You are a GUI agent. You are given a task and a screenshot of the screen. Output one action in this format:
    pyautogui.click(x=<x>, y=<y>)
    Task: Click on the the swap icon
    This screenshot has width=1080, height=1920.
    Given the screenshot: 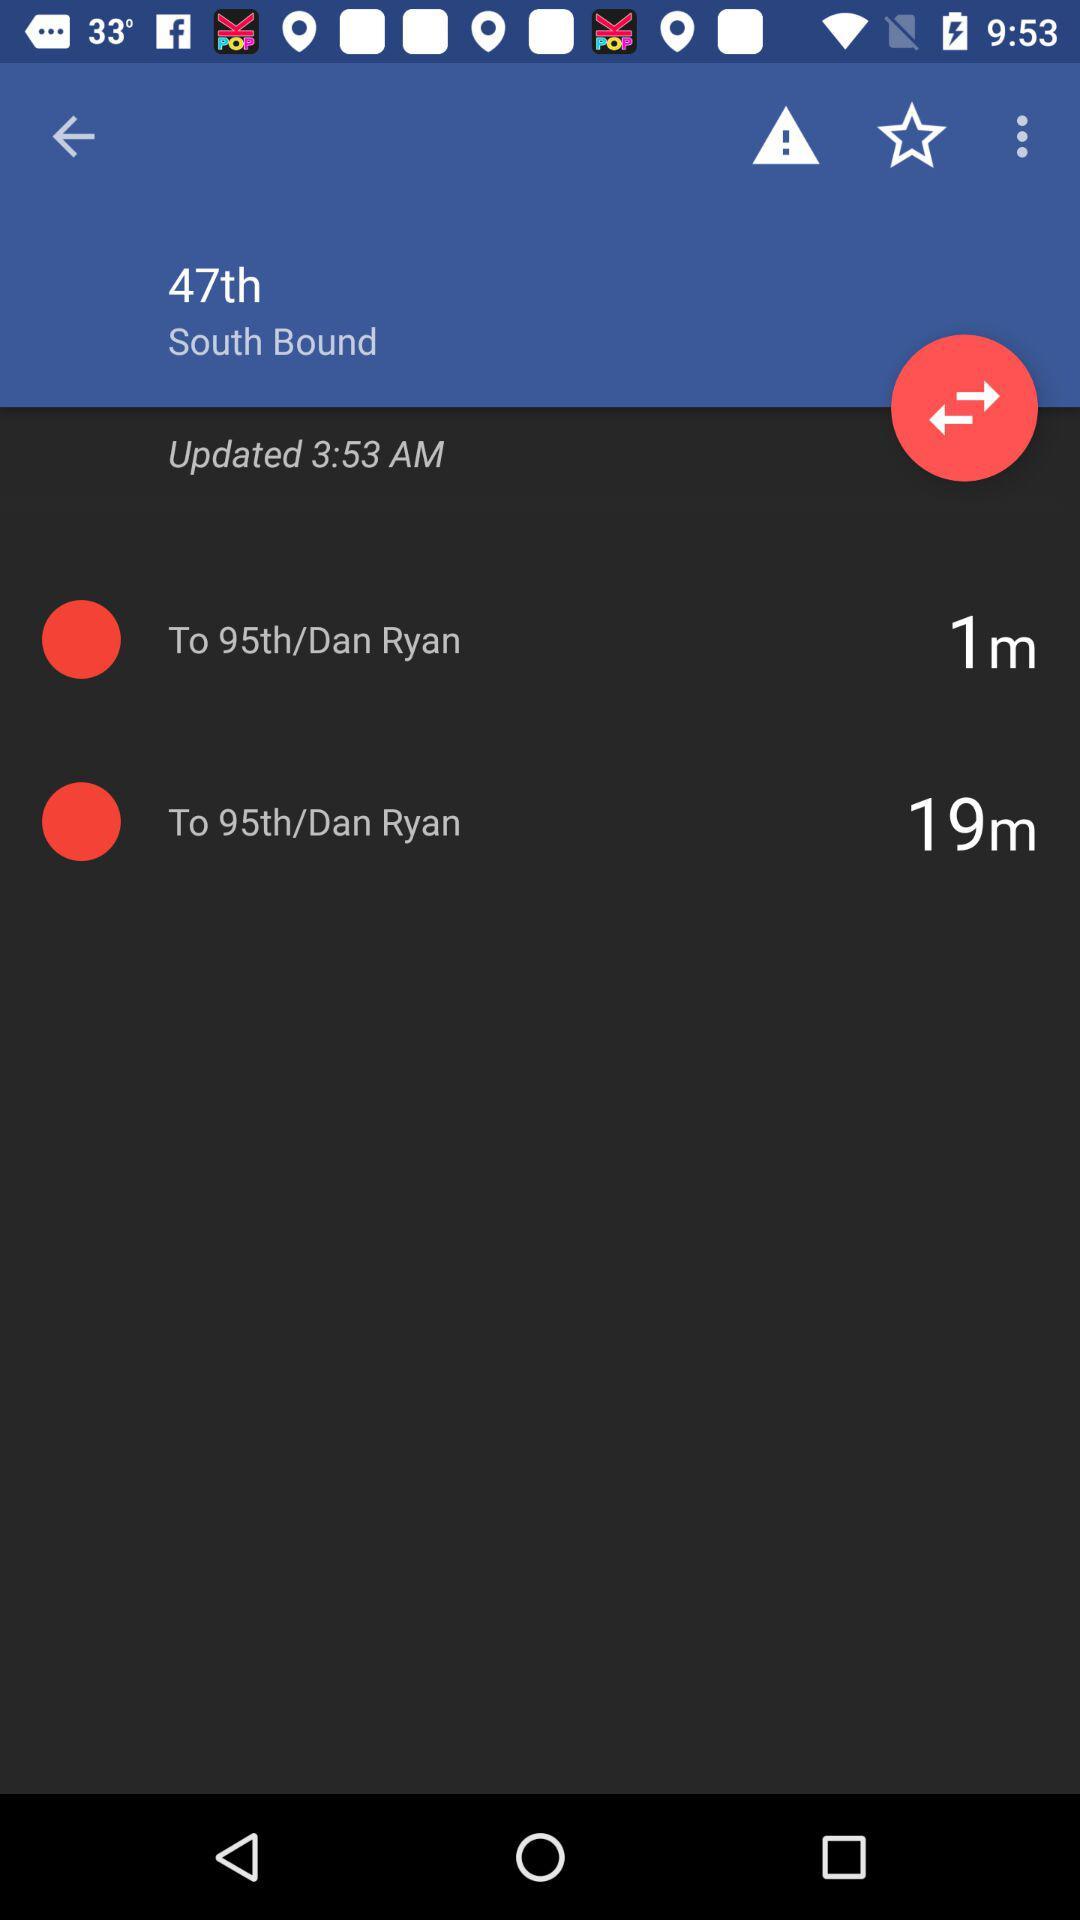 What is the action you would take?
    pyautogui.click(x=963, y=407)
    